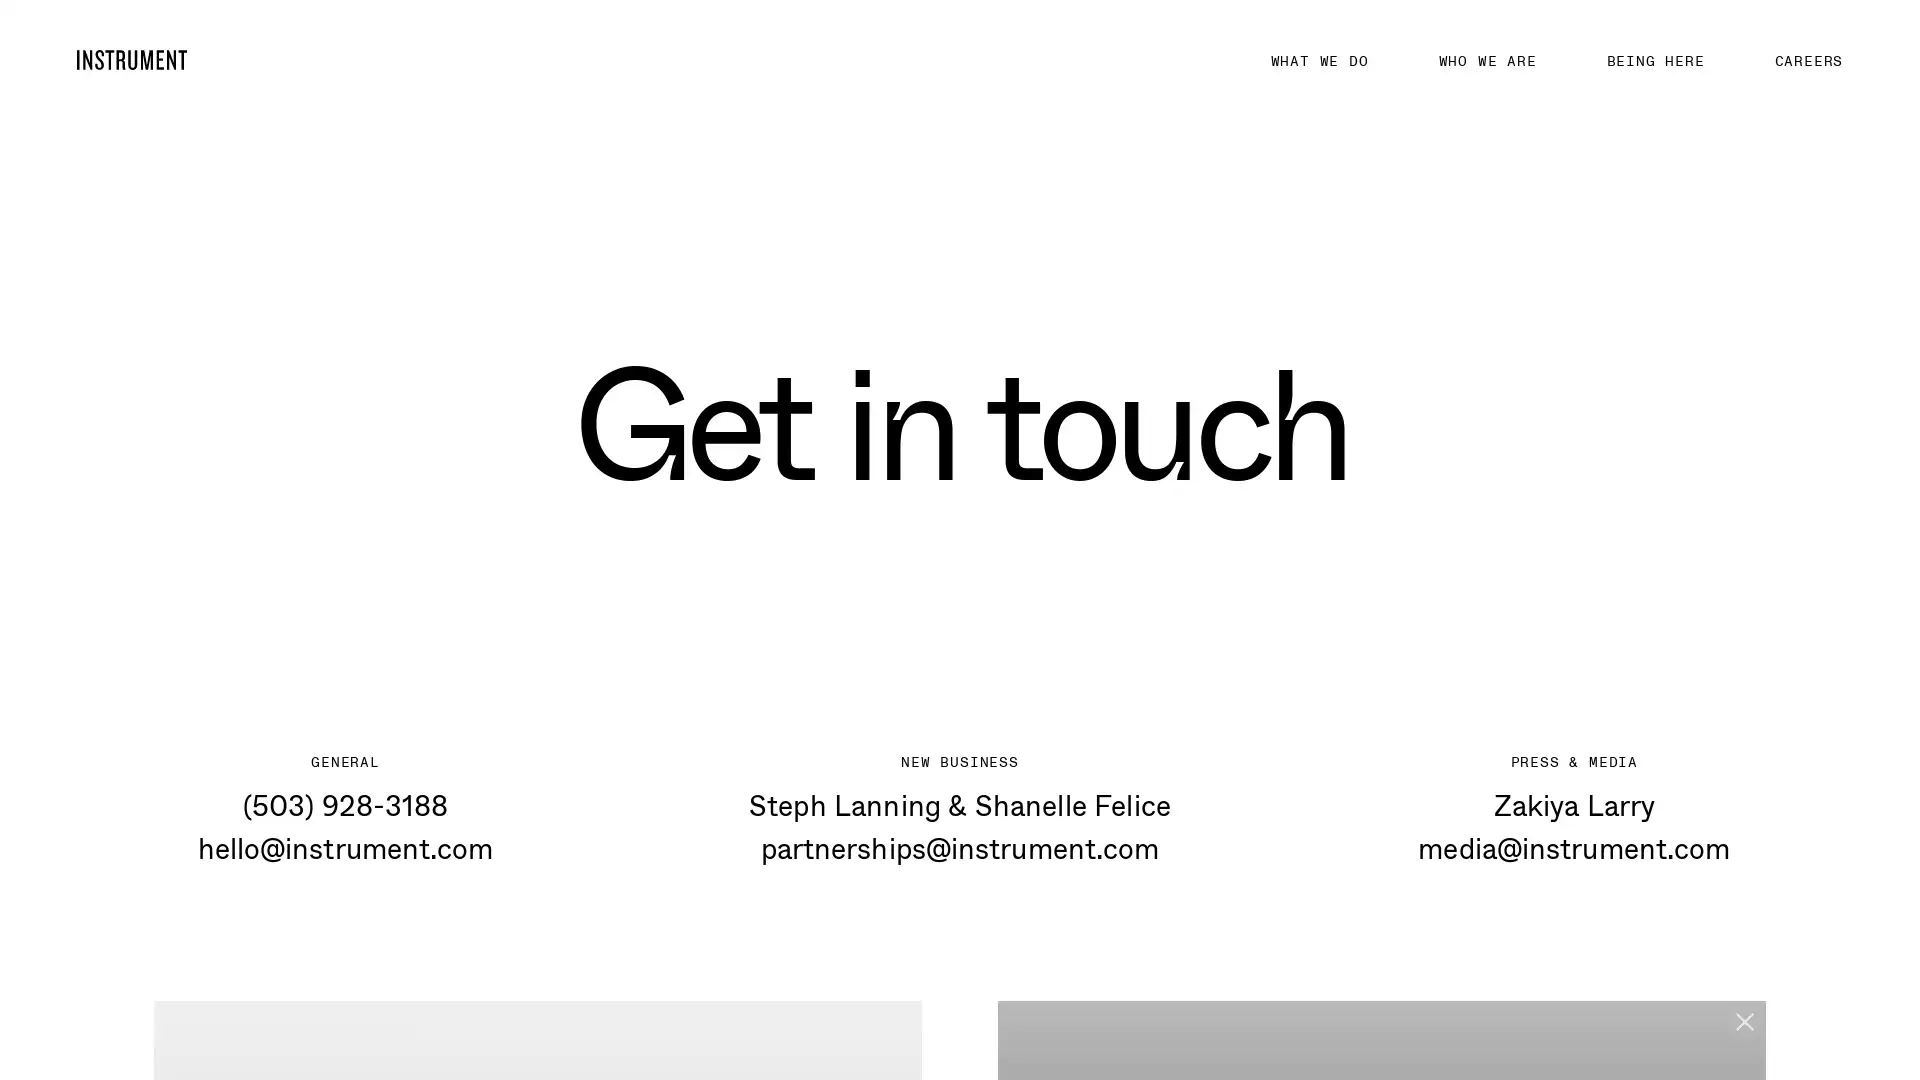 Image resolution: width=1920 pixels, height=1080 pixels. I want to click on Play/pause inline video, so click(191, 1000).